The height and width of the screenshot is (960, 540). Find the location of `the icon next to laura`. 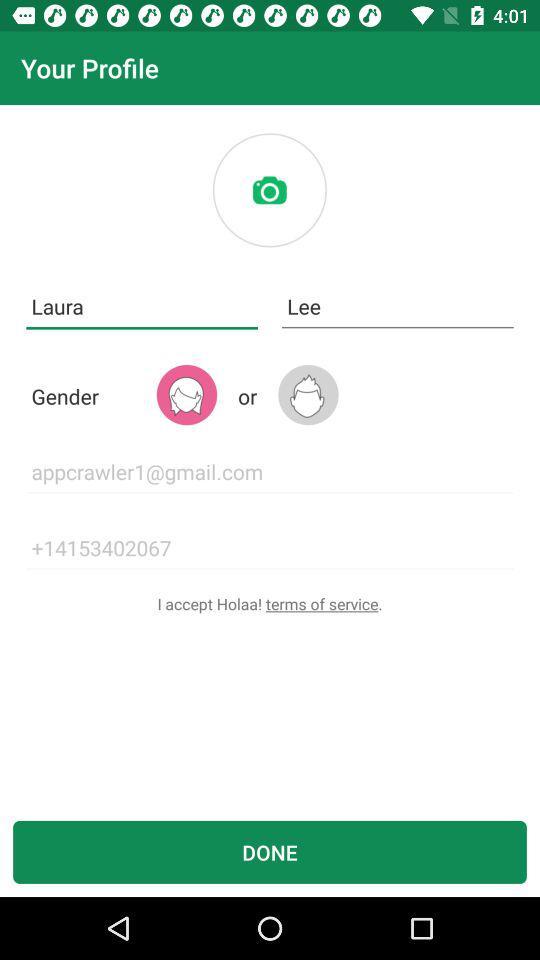

the icon next to laura is located at coordinates (397, 307).